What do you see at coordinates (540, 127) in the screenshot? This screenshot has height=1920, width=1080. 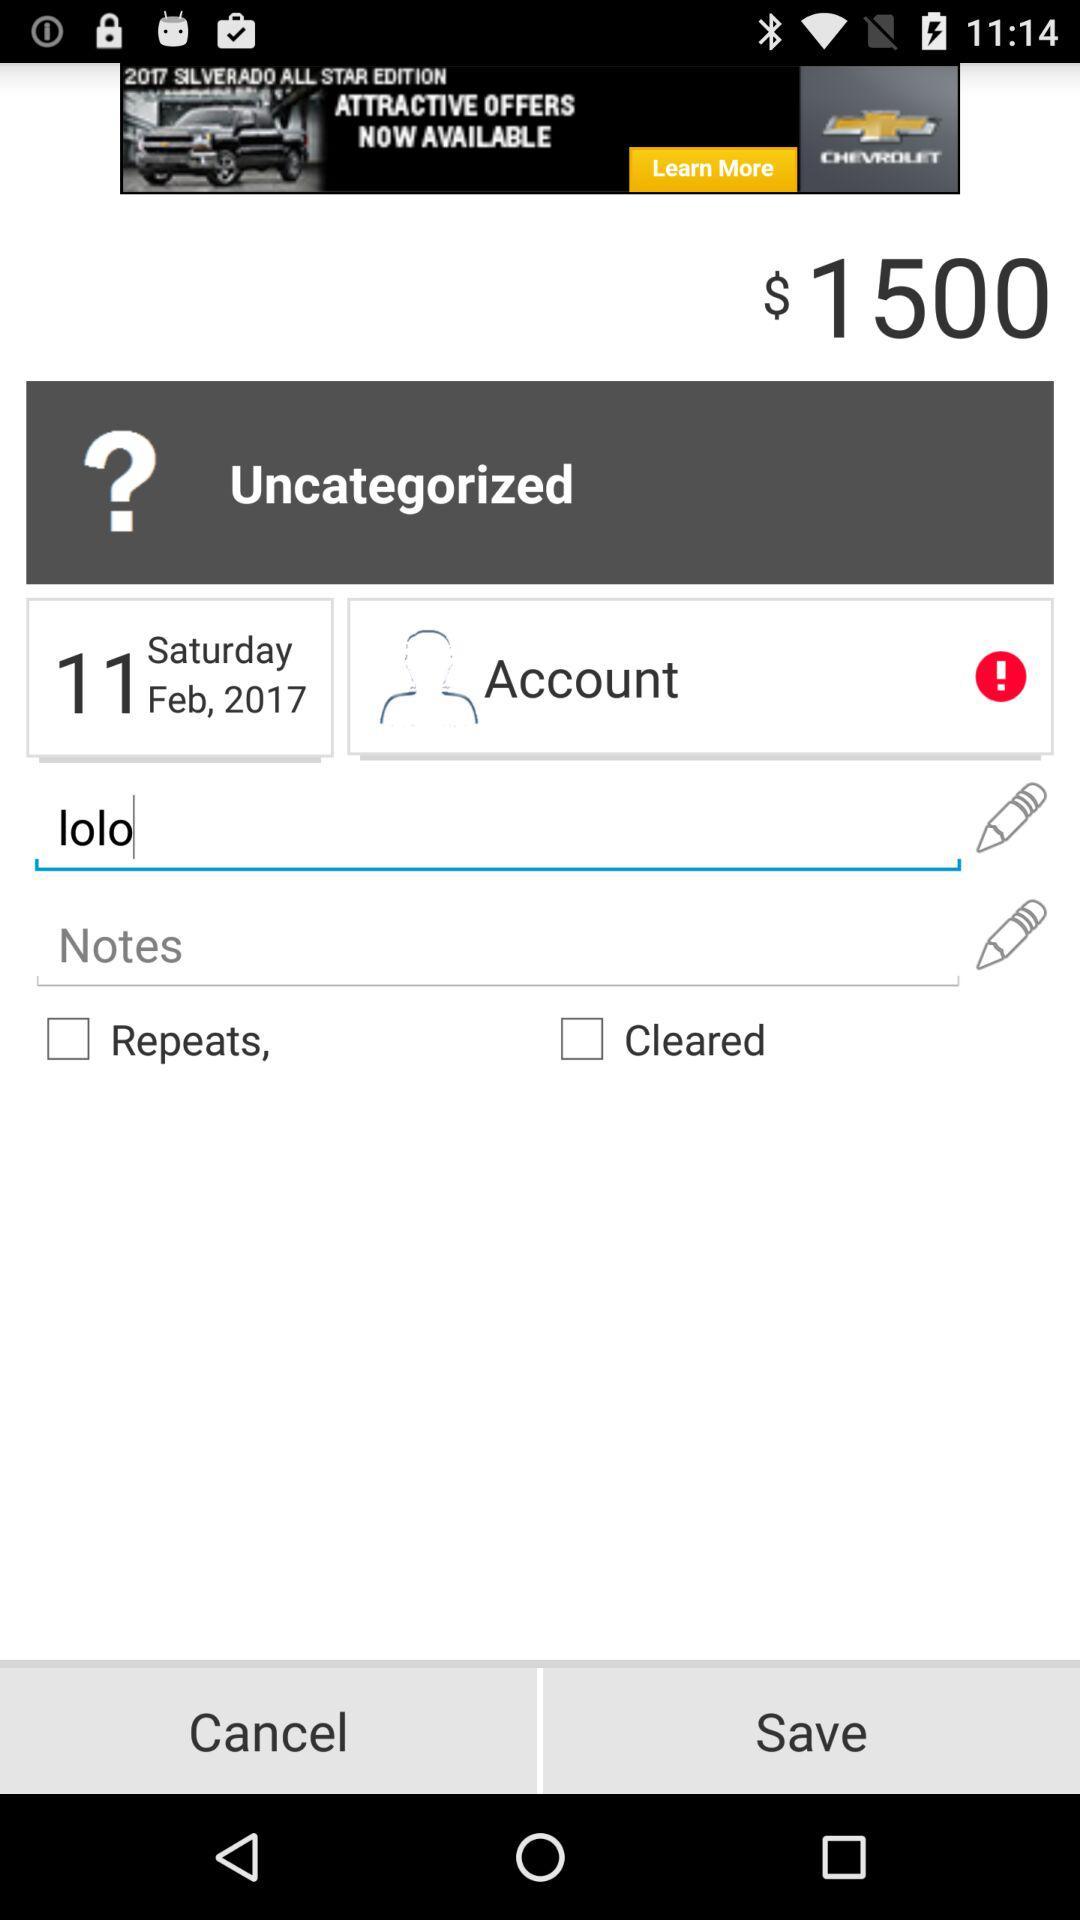 I see `advertisement` at bounding box center [540, 127].